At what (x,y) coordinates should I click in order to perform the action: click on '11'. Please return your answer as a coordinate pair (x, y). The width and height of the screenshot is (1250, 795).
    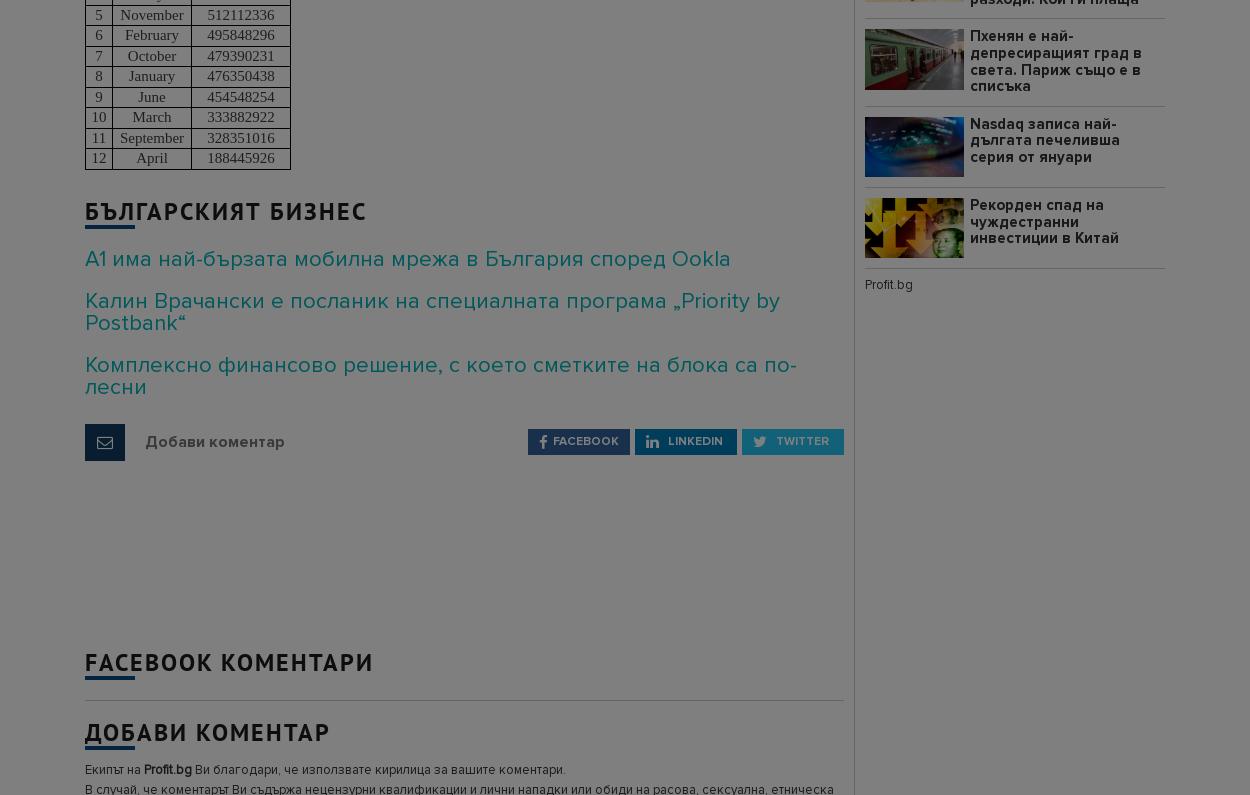
    Looking at the image, I should click on (97, 136).